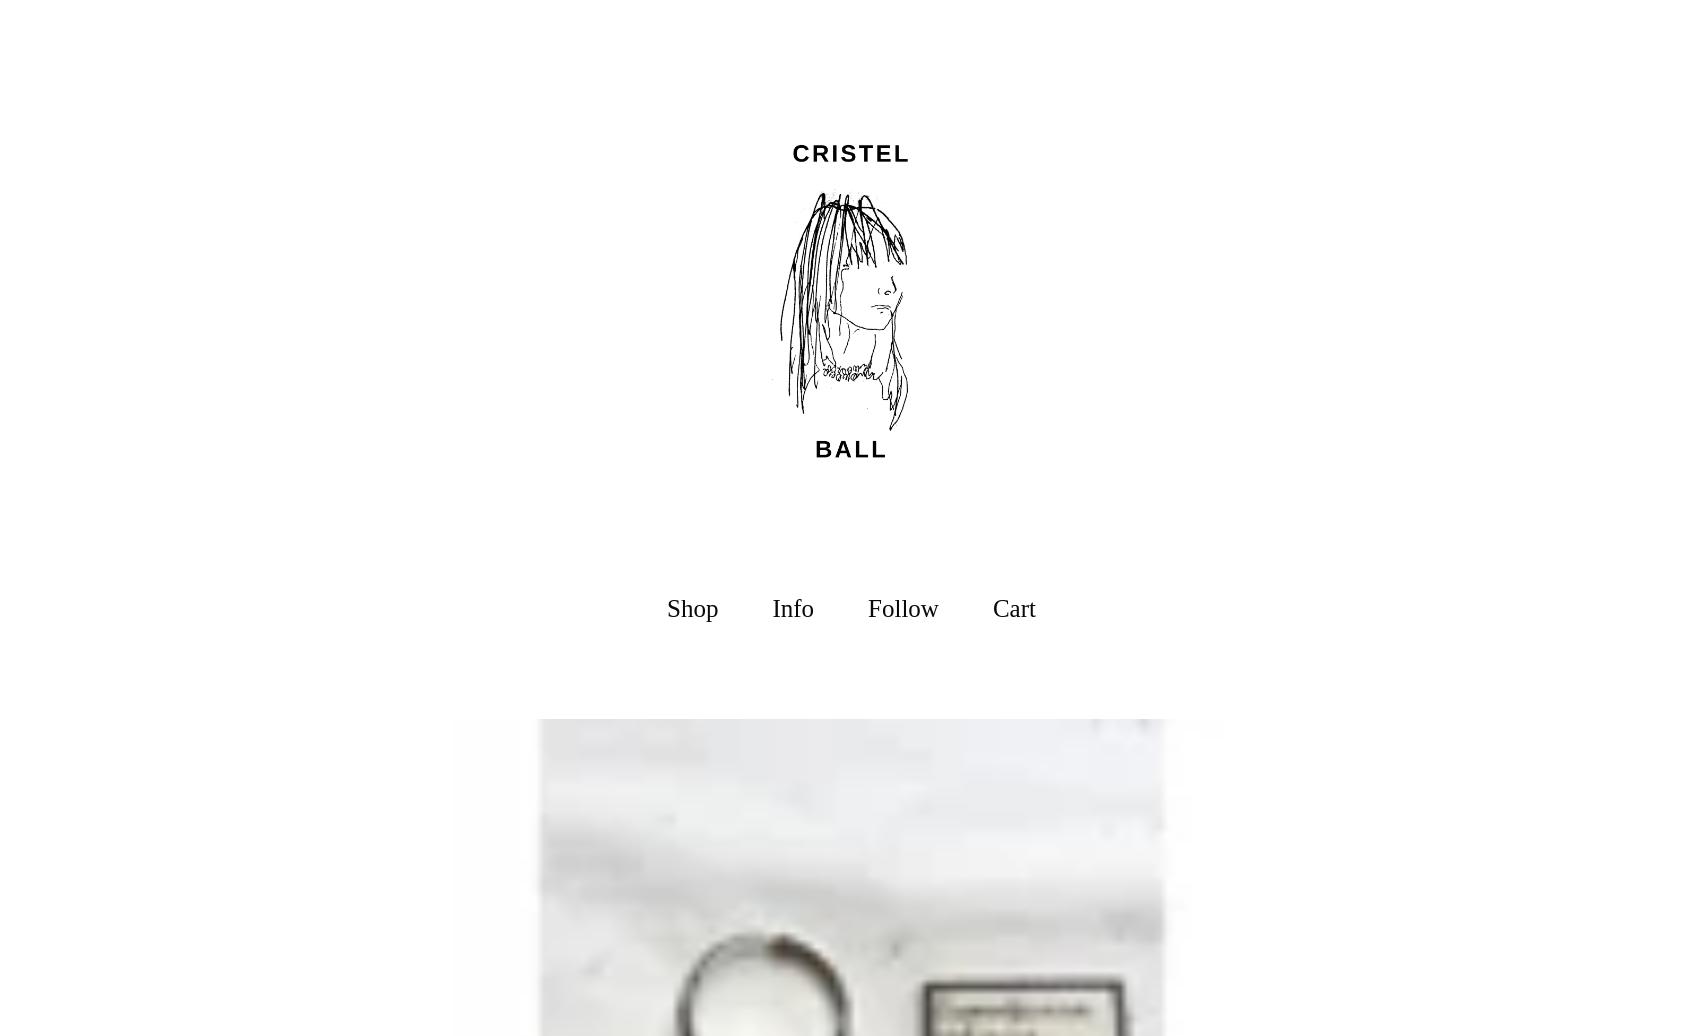 The width and height of the screenshot is (1703, 1036). What do you see at coordinates (771, 608) in the screenshot?
I see `'Info'` at bounding box center [771, 608].